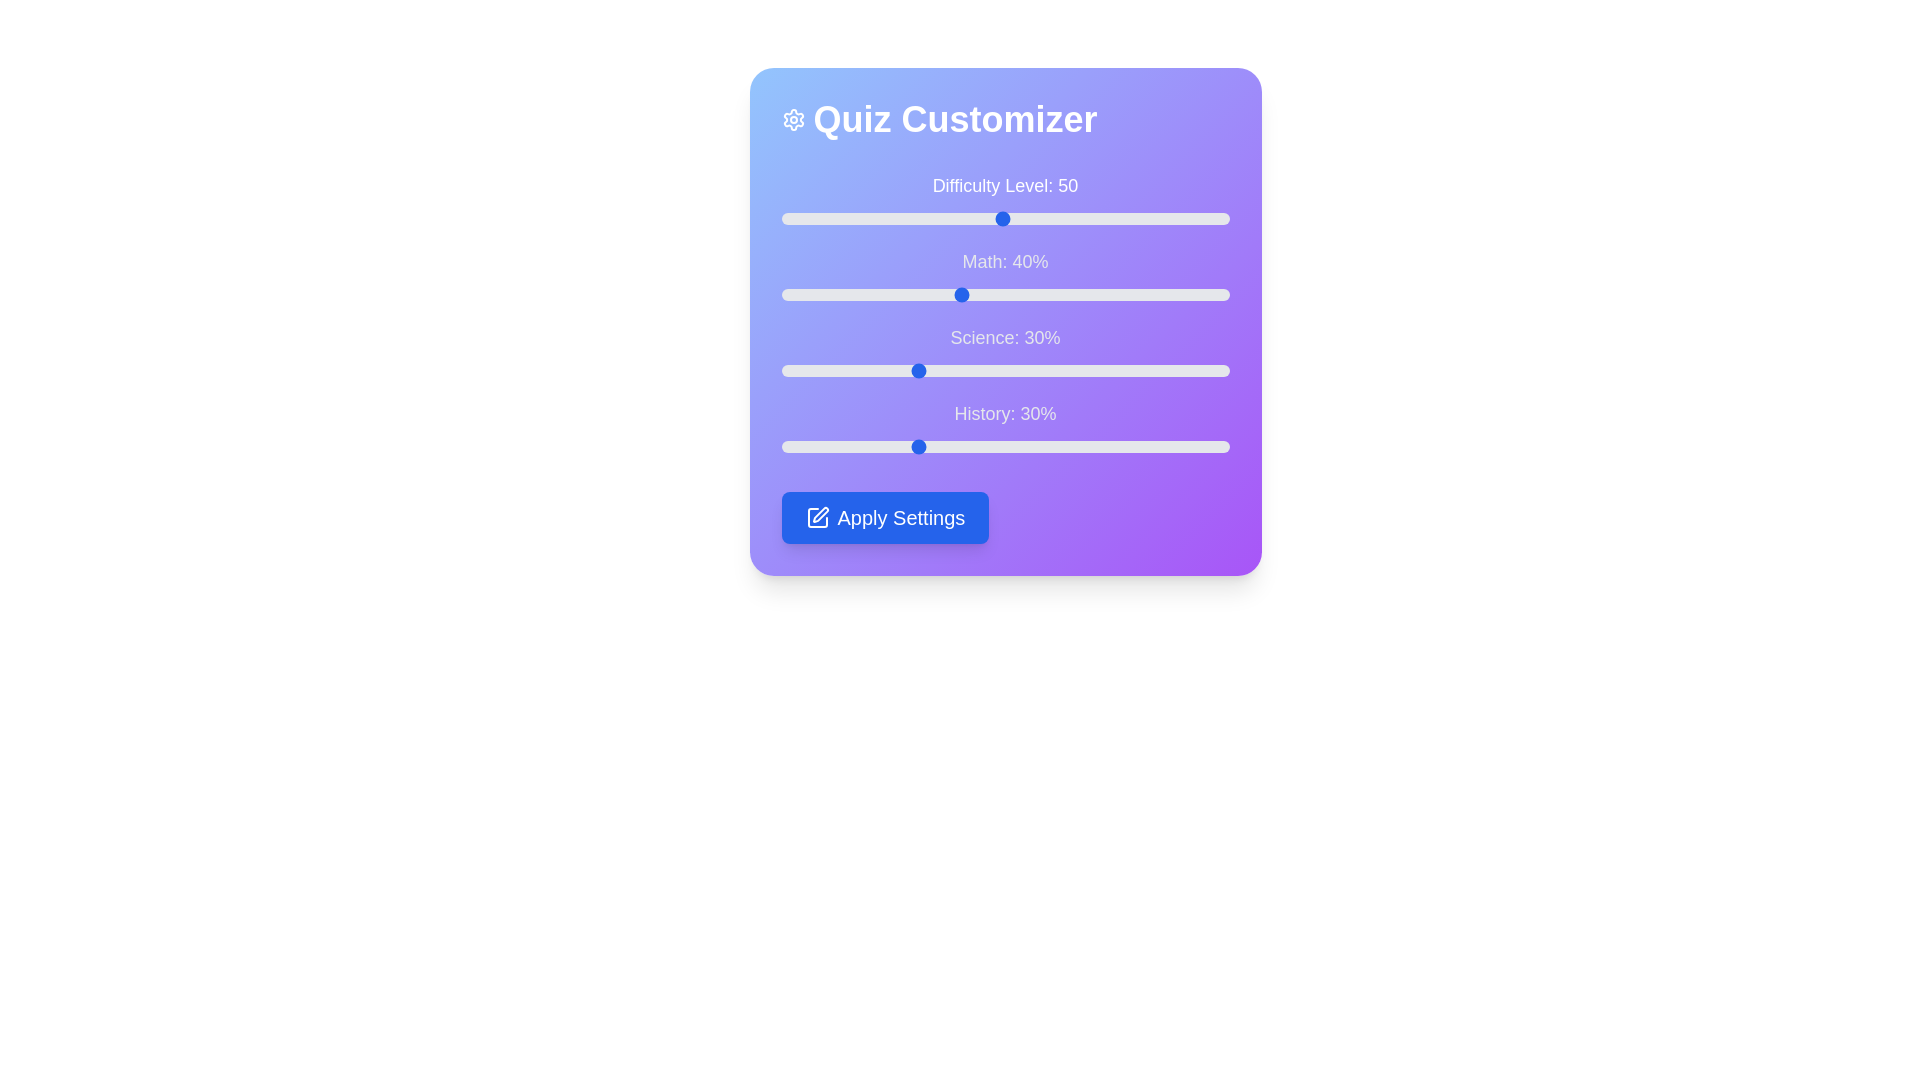  What do you see at coordinates (996, 219) in the screenshot?
I see `the difficulty level slider to 48` at bounding box center [996, 219].